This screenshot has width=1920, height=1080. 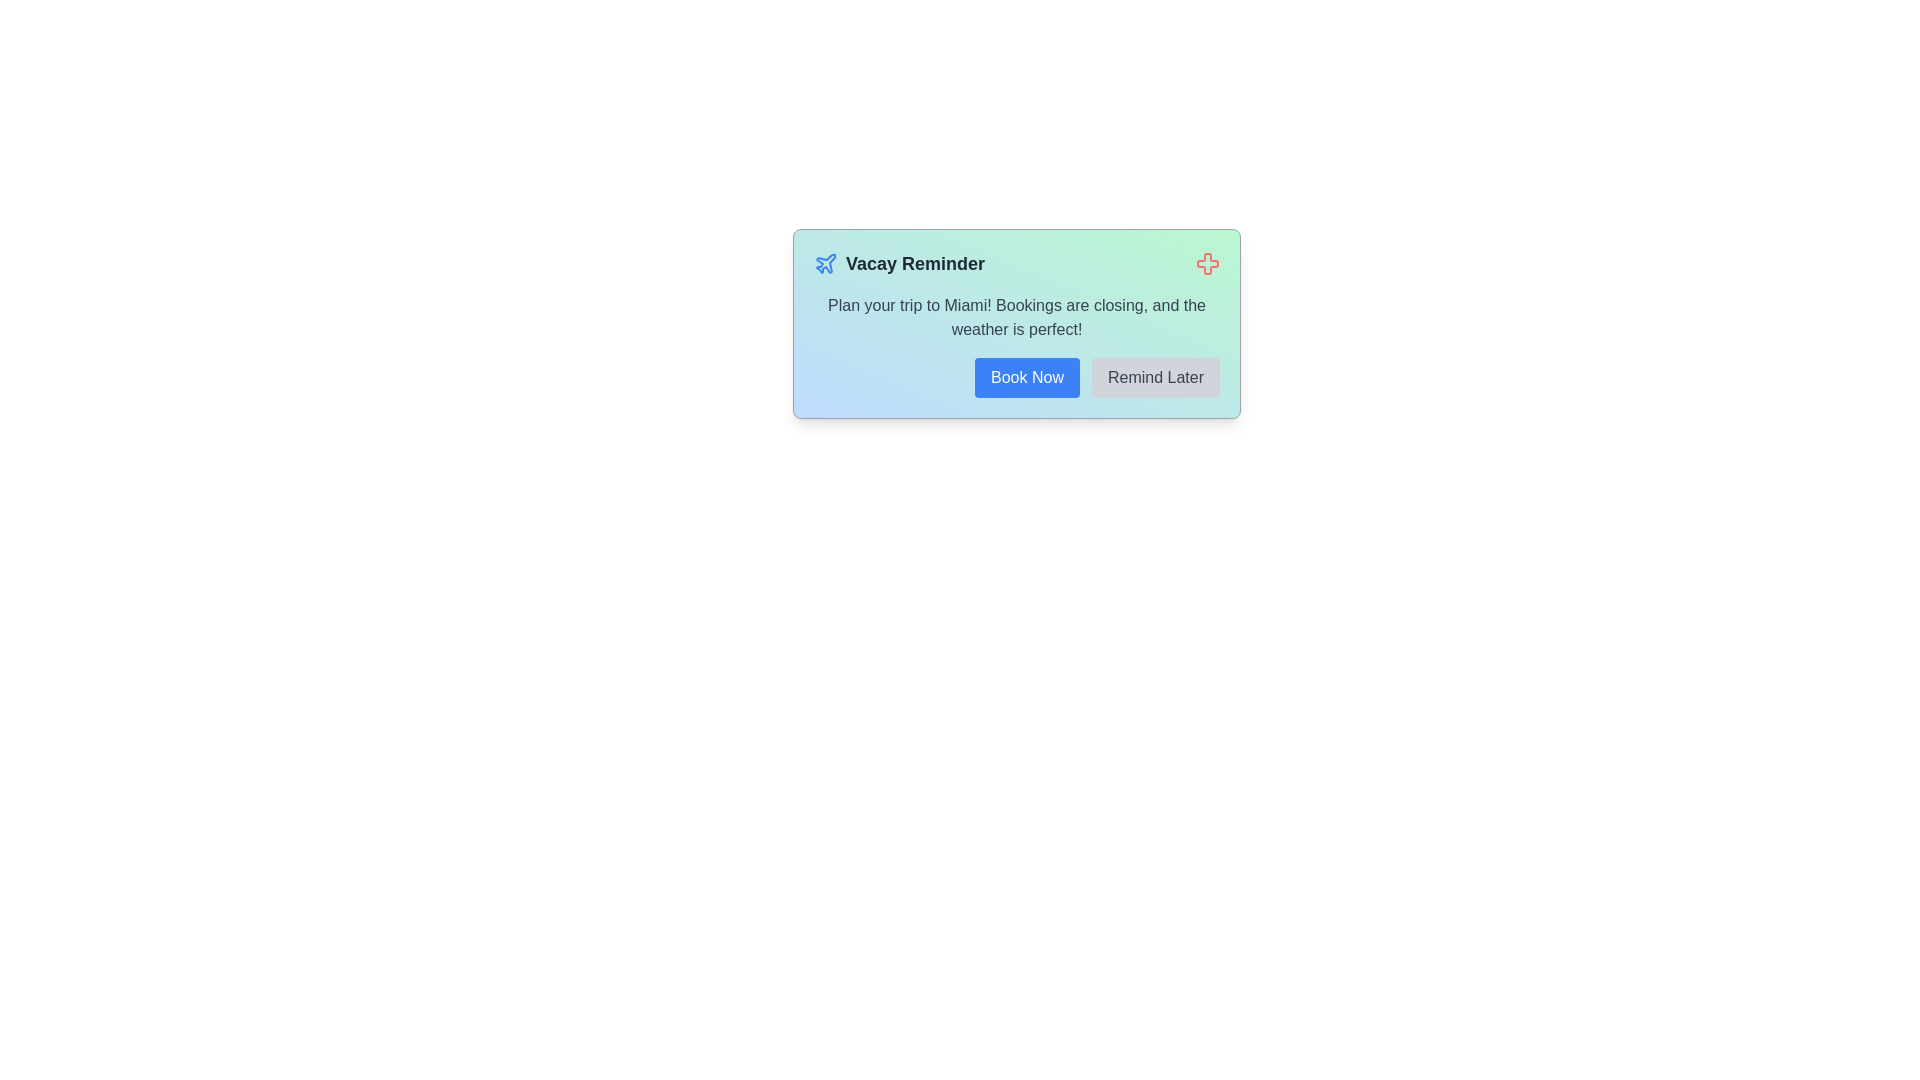 I want to click on the 'Book Now' button with a blue background and white text to initiate booking, so click(x=1027, y=378).